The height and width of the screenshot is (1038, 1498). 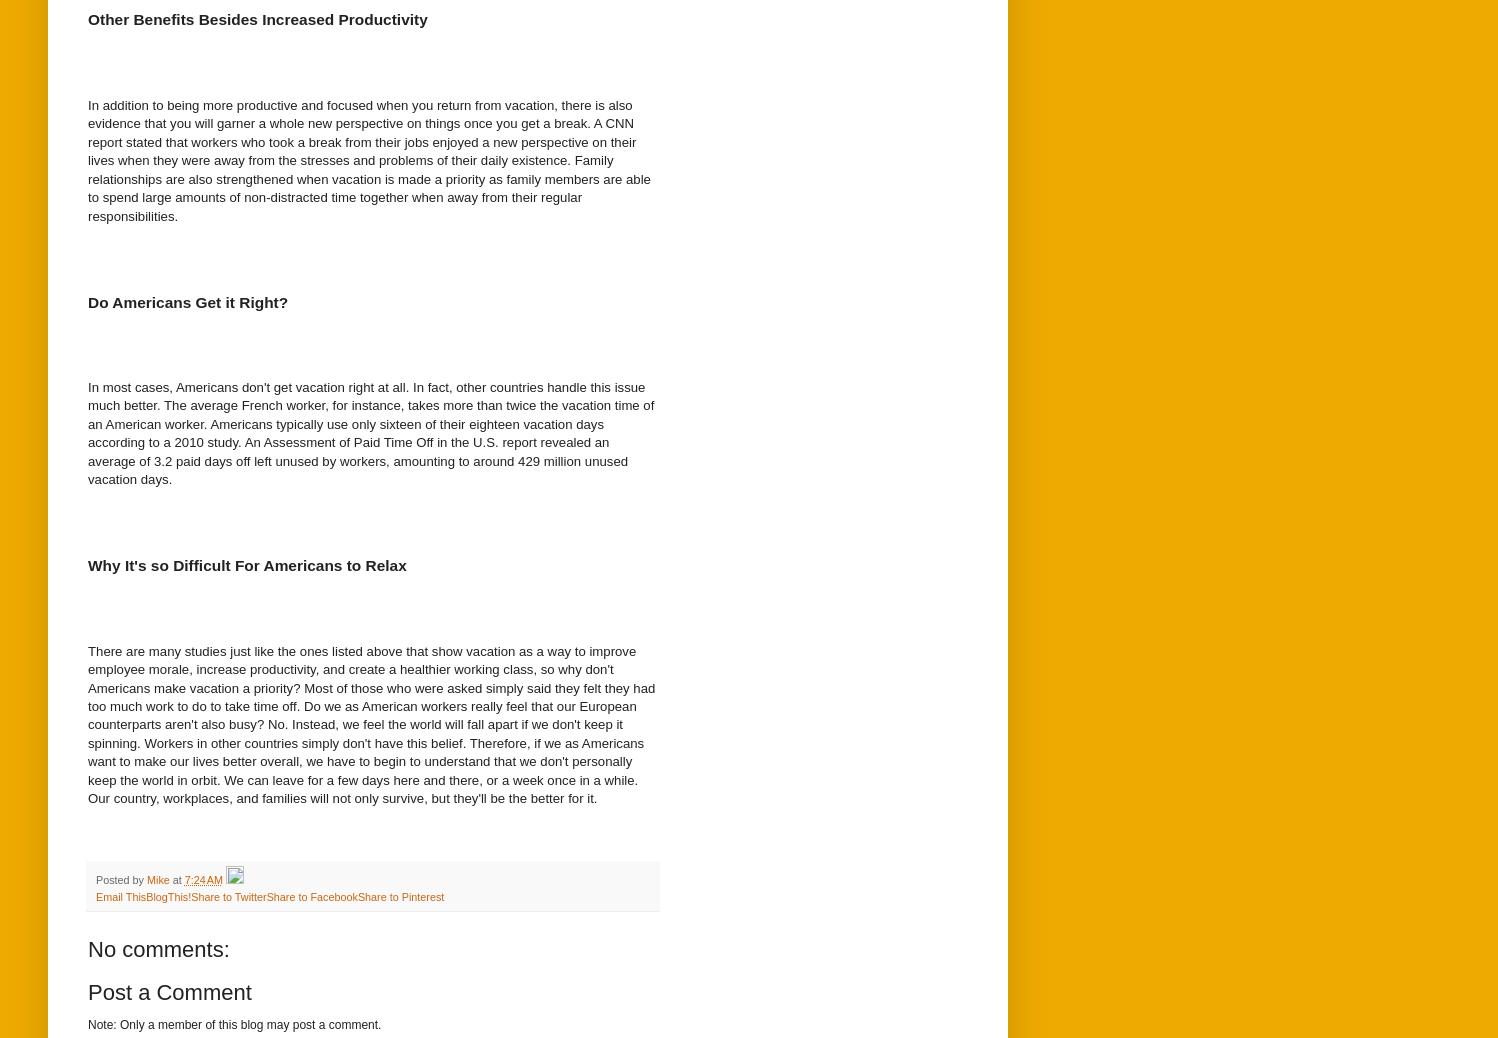 I want to click on 'In most cases, Americans don't get vacation right at all. In fact, other countries handle this issue much better. The average French worker, for instance, takes more than twice the vacation time of an American worker. Americans typically use only sixteen of their eighteen vacation days according to a 2010 study. An Assessment of Paid Time Off in the U.S. report revealed an average of 3.2 paid days off left unused by workers, amounting to around 429 million unused vacation days.', so click(x=86, y=432).